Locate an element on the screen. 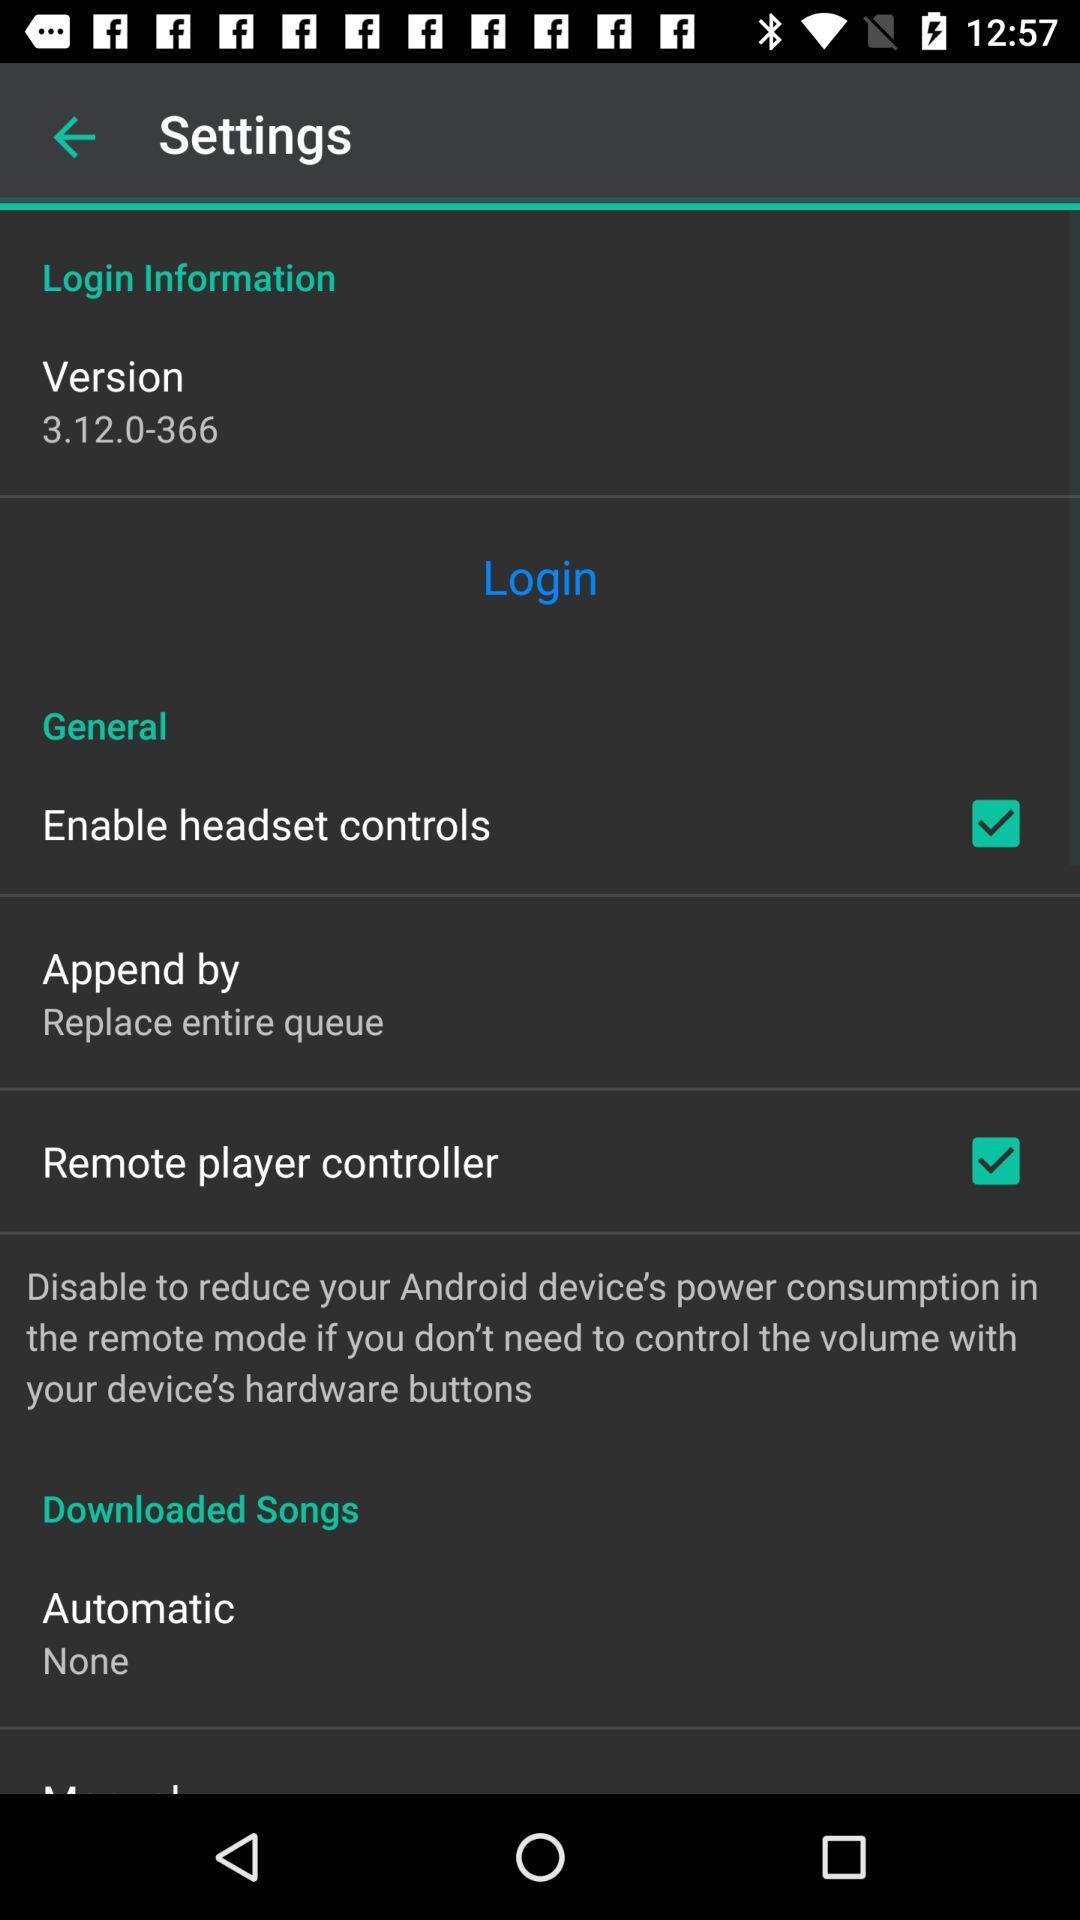 Image resolution: width=1080 pixels, height=1920 pixels. remote player controller item is located at coordinates (270, 1161).